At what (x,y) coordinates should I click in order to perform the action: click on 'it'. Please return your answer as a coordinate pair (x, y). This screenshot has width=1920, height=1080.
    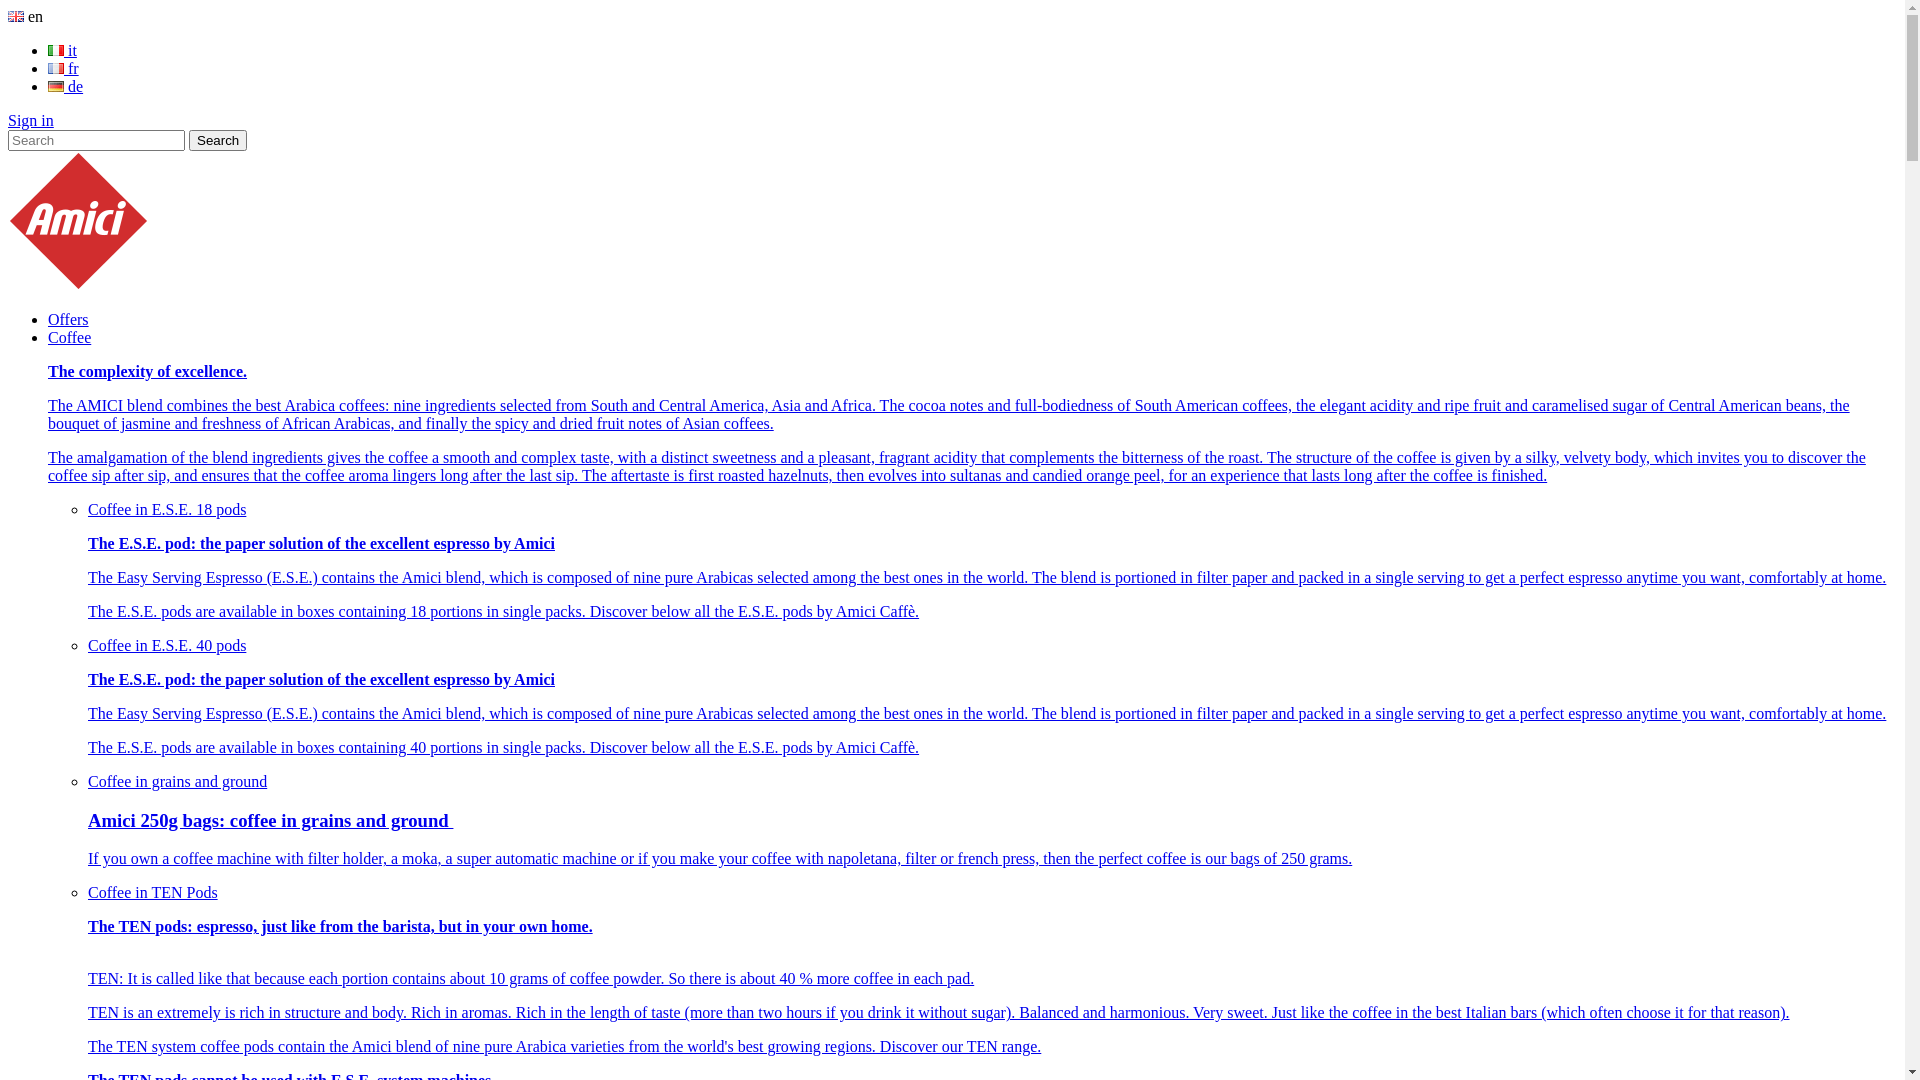
    Looking at the image, I should click on (62, 49).